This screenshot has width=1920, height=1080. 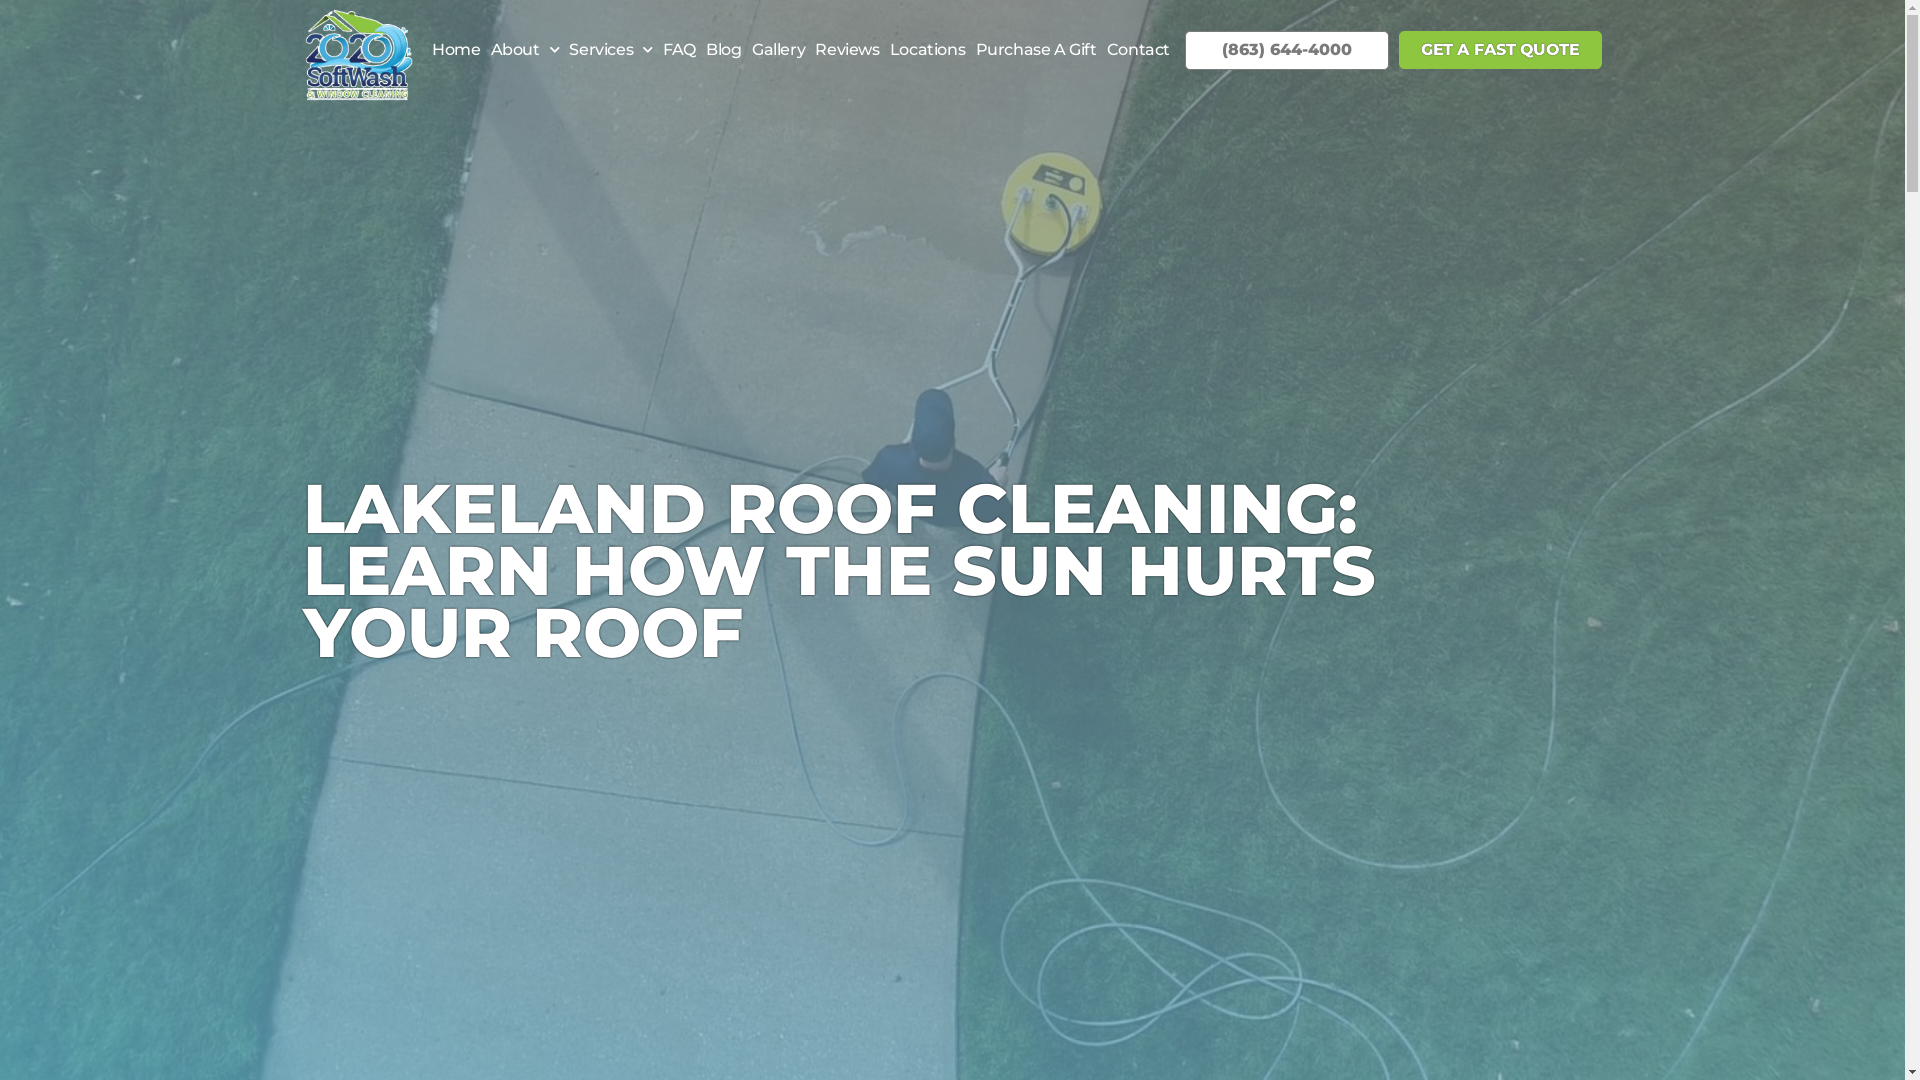 I want to click on 'Purchase A Gift', so click(x=1035, y=49).